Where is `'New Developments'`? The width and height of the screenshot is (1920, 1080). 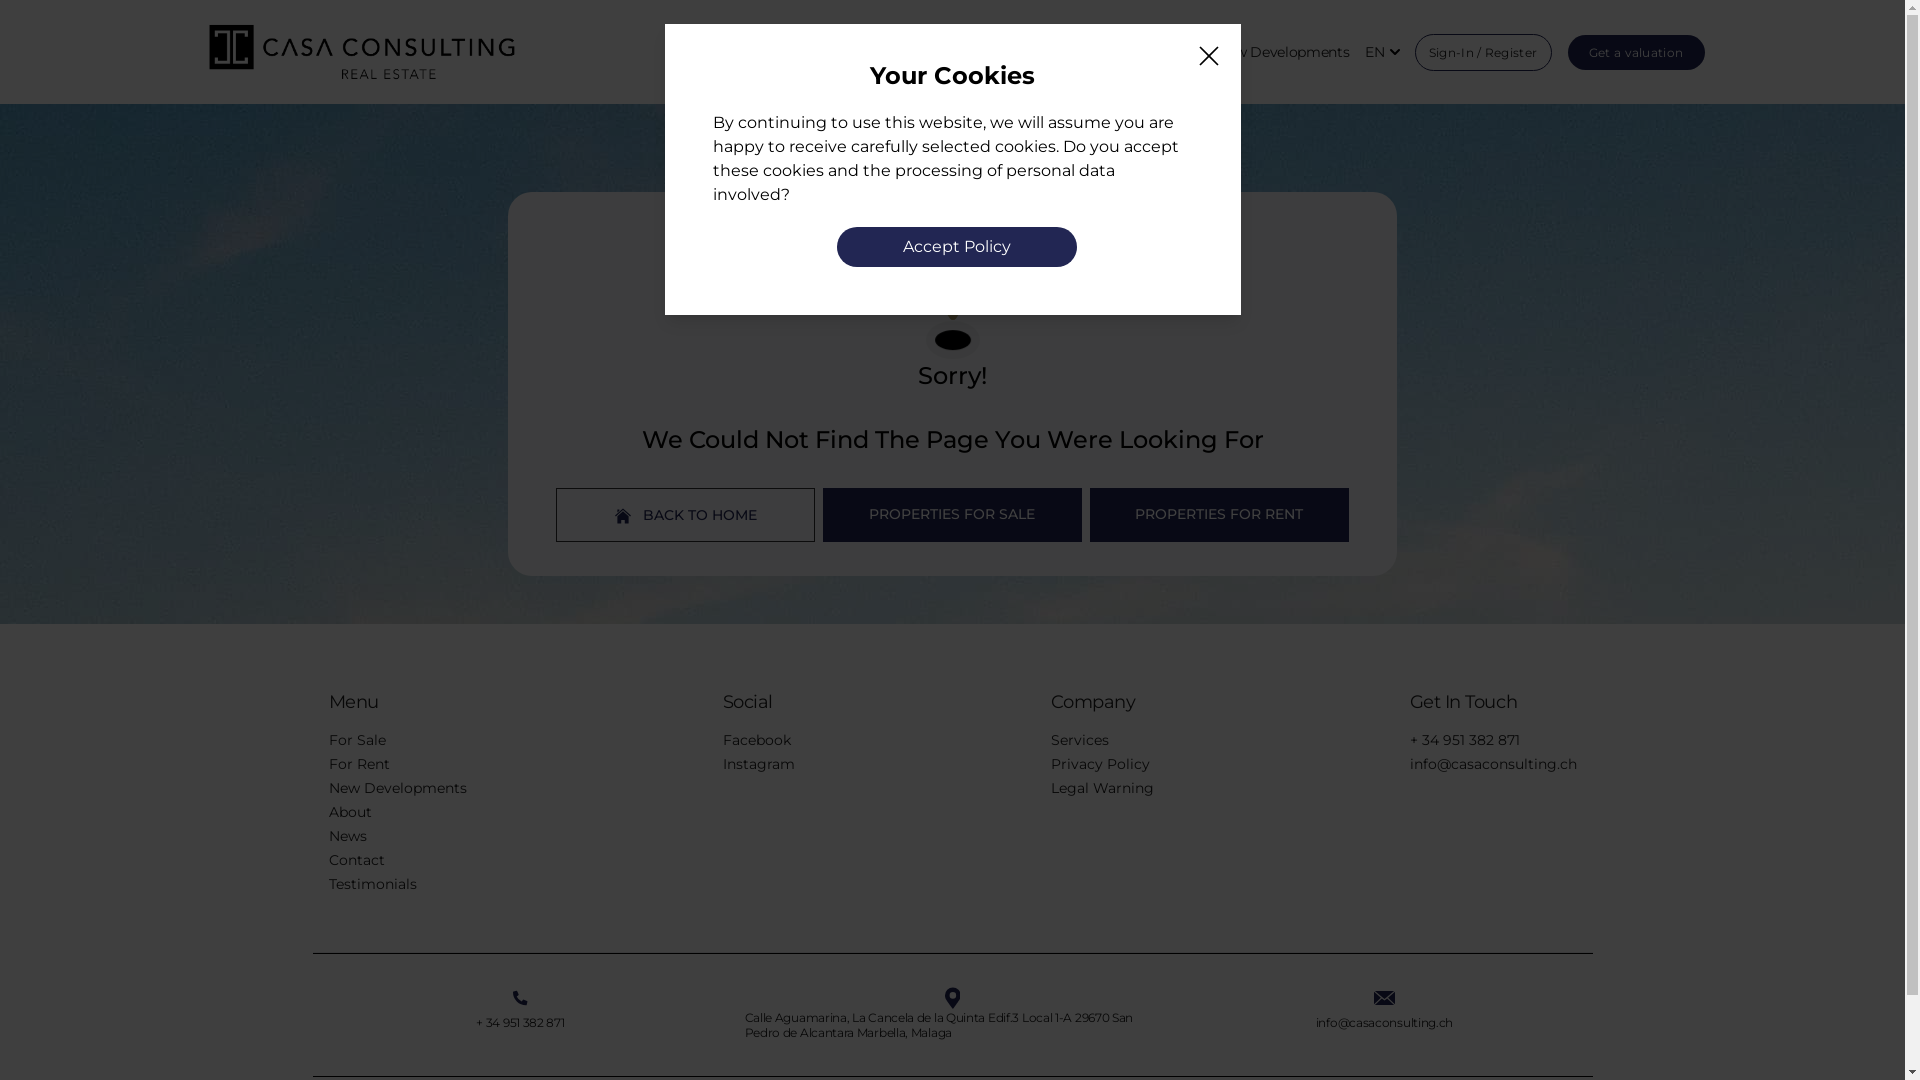
'New Developments' is located at coordinates (1282, 51).